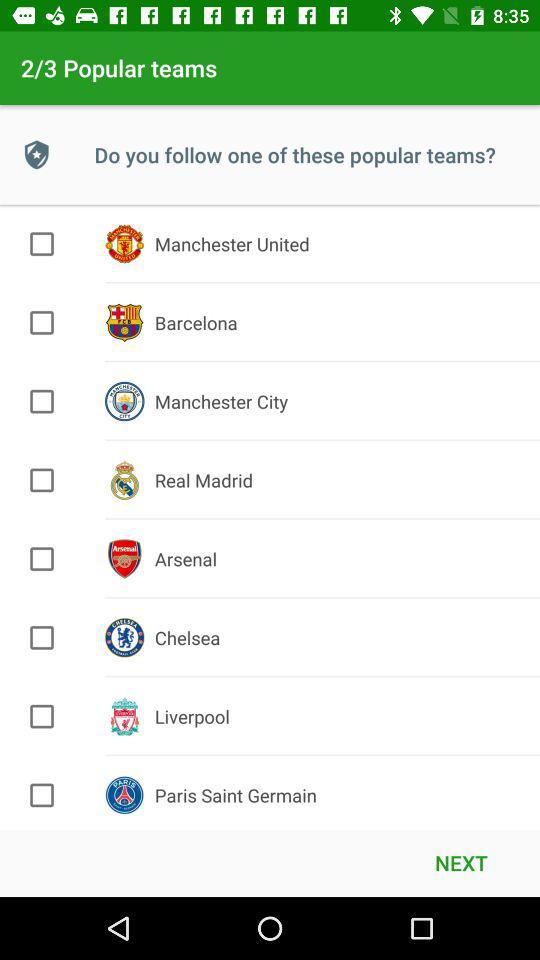  Describe the element at coordinates (42, 243) in the screenshot. I see `team` at that location.